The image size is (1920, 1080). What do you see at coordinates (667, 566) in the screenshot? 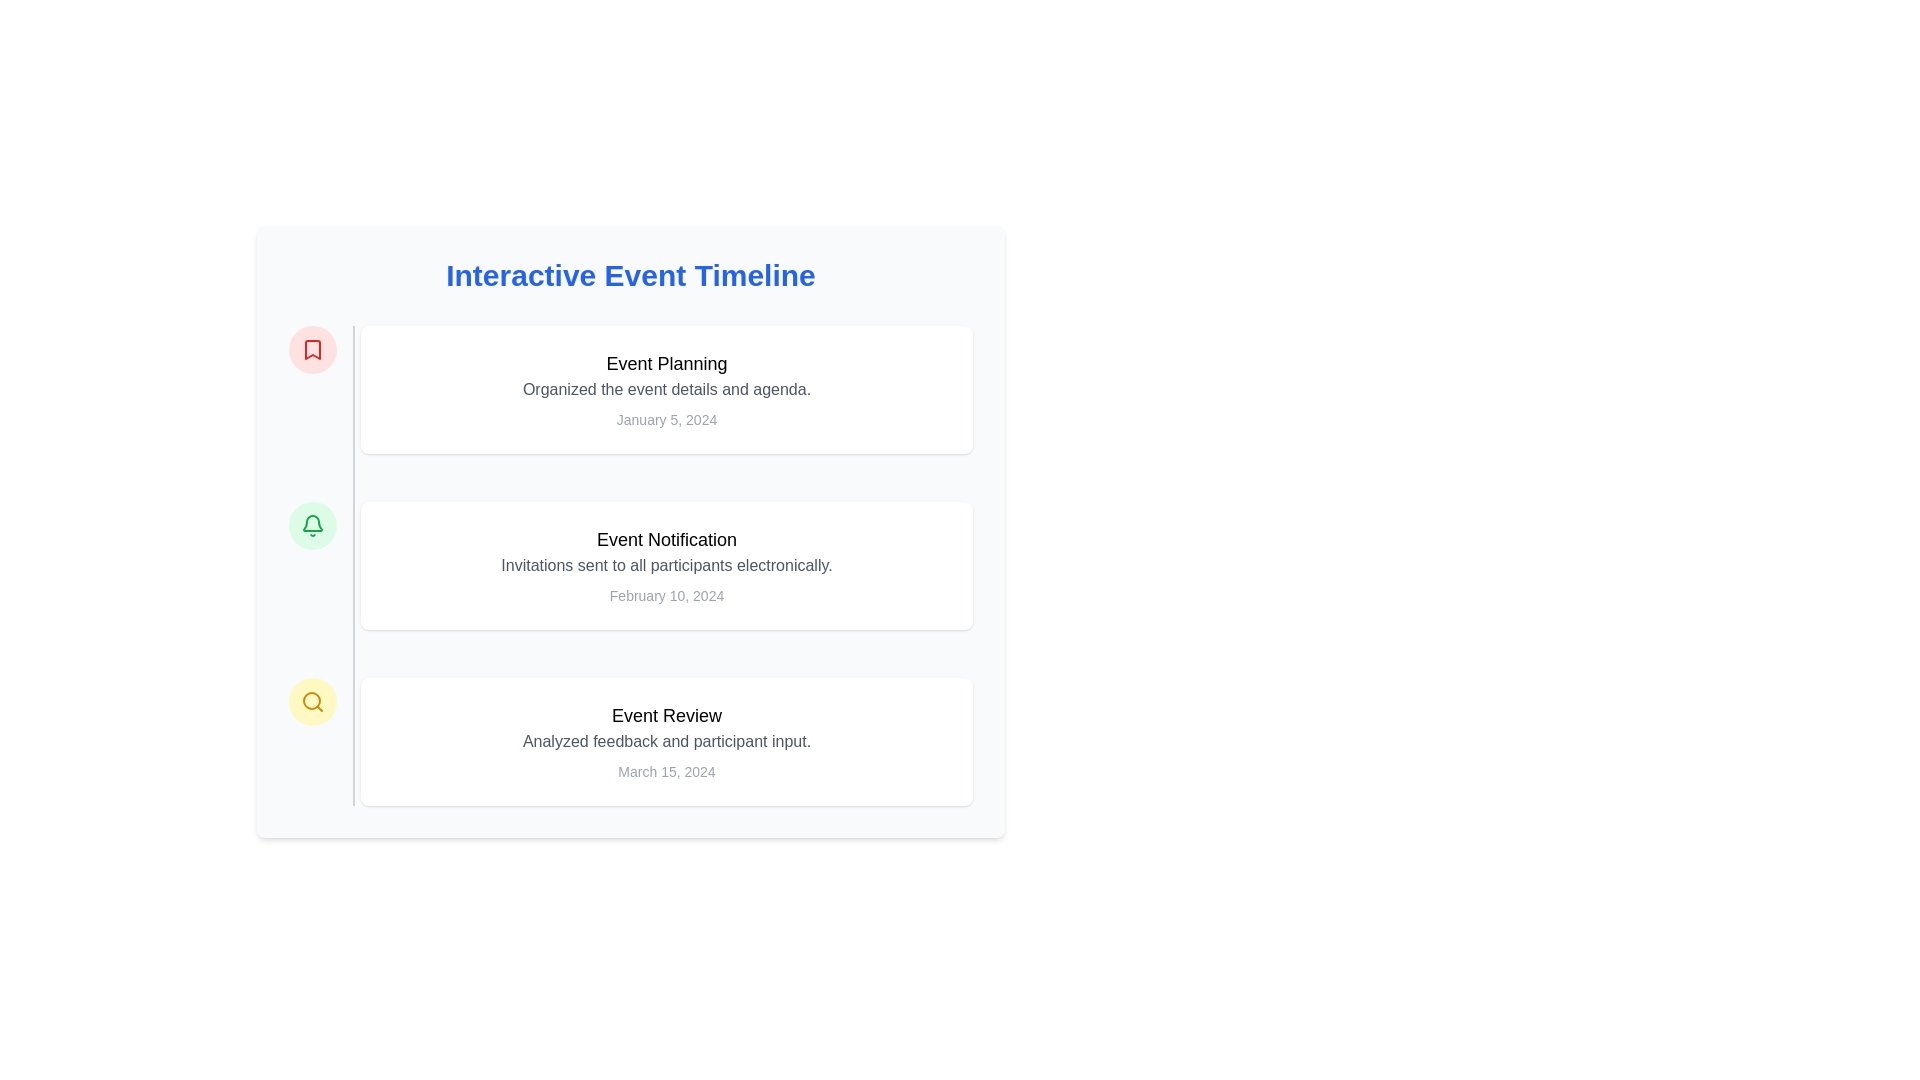
I see `the descriptive text stating 'Invitations sent to all participants electronically,' which is styled in gray and located beneath the heading 'Event Notification.'` at bounding box center [667, 566].